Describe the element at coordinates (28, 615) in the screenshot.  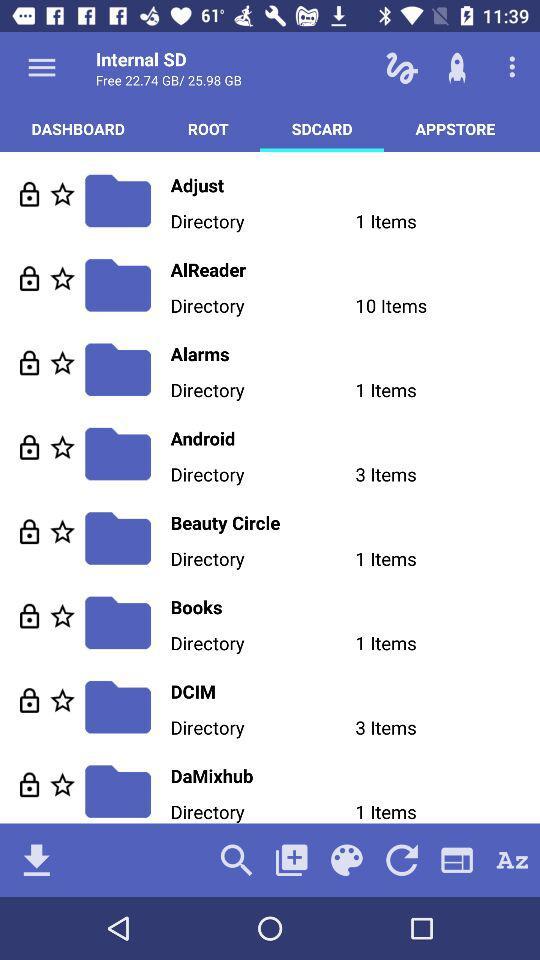
I see `lock` at that location.